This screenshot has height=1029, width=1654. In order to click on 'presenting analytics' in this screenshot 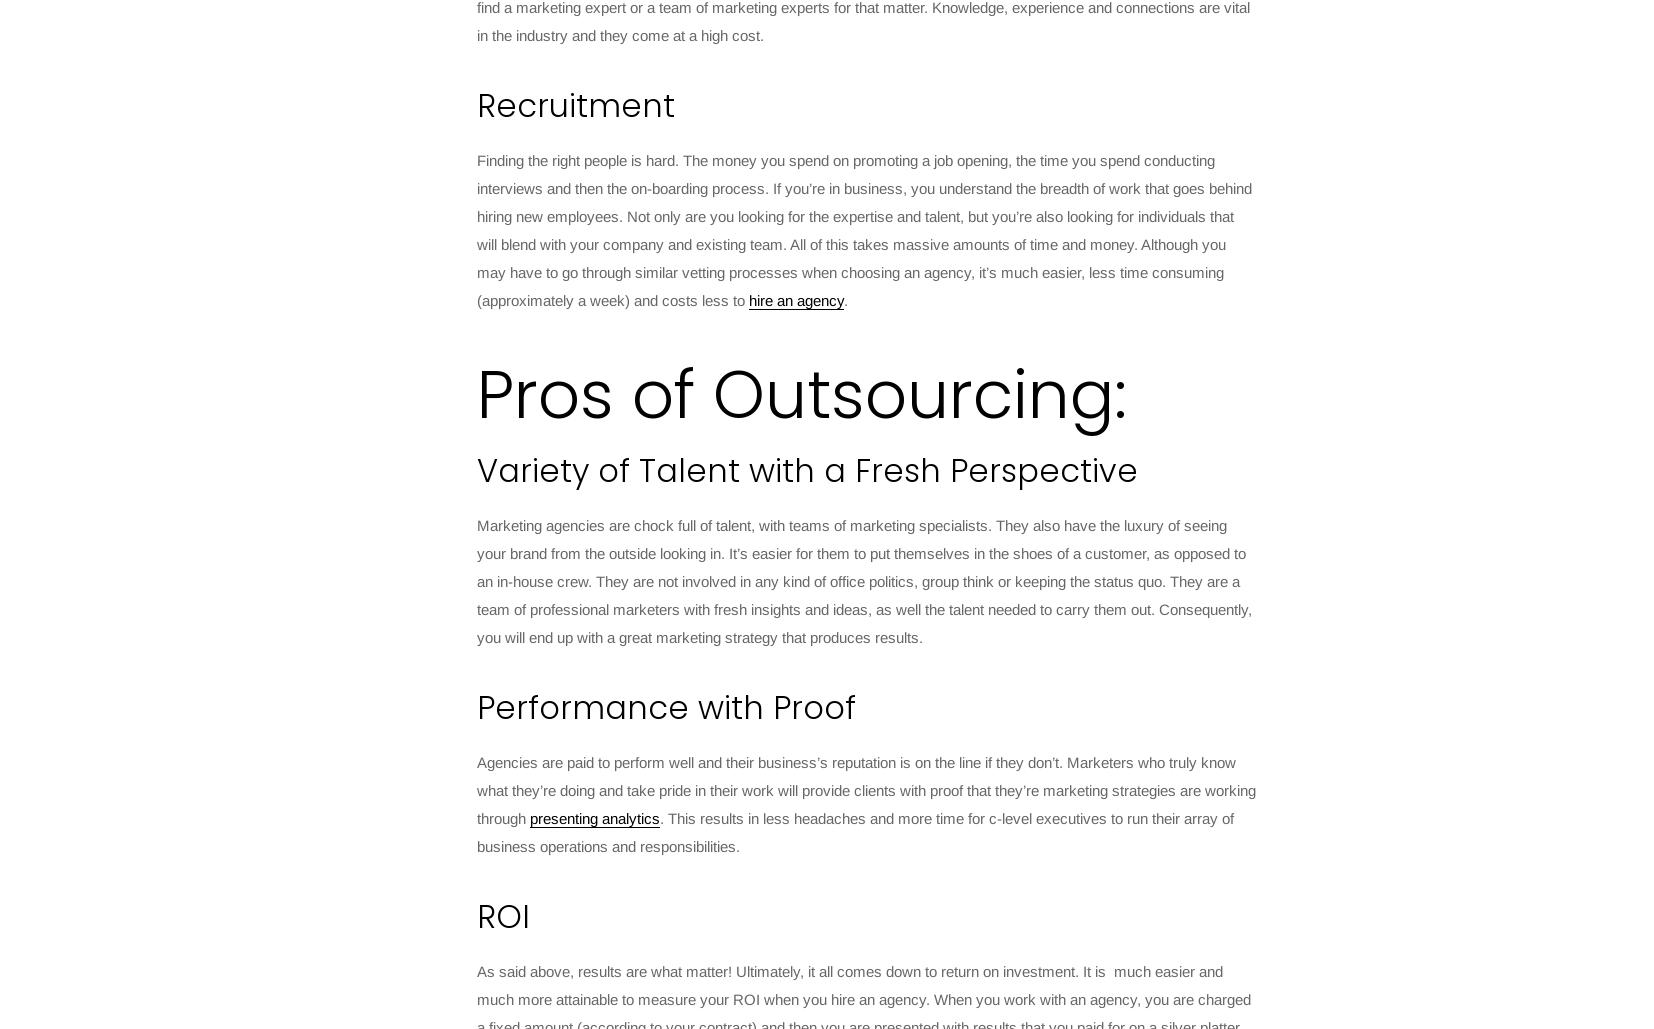, I will do `click(529, 817)`.